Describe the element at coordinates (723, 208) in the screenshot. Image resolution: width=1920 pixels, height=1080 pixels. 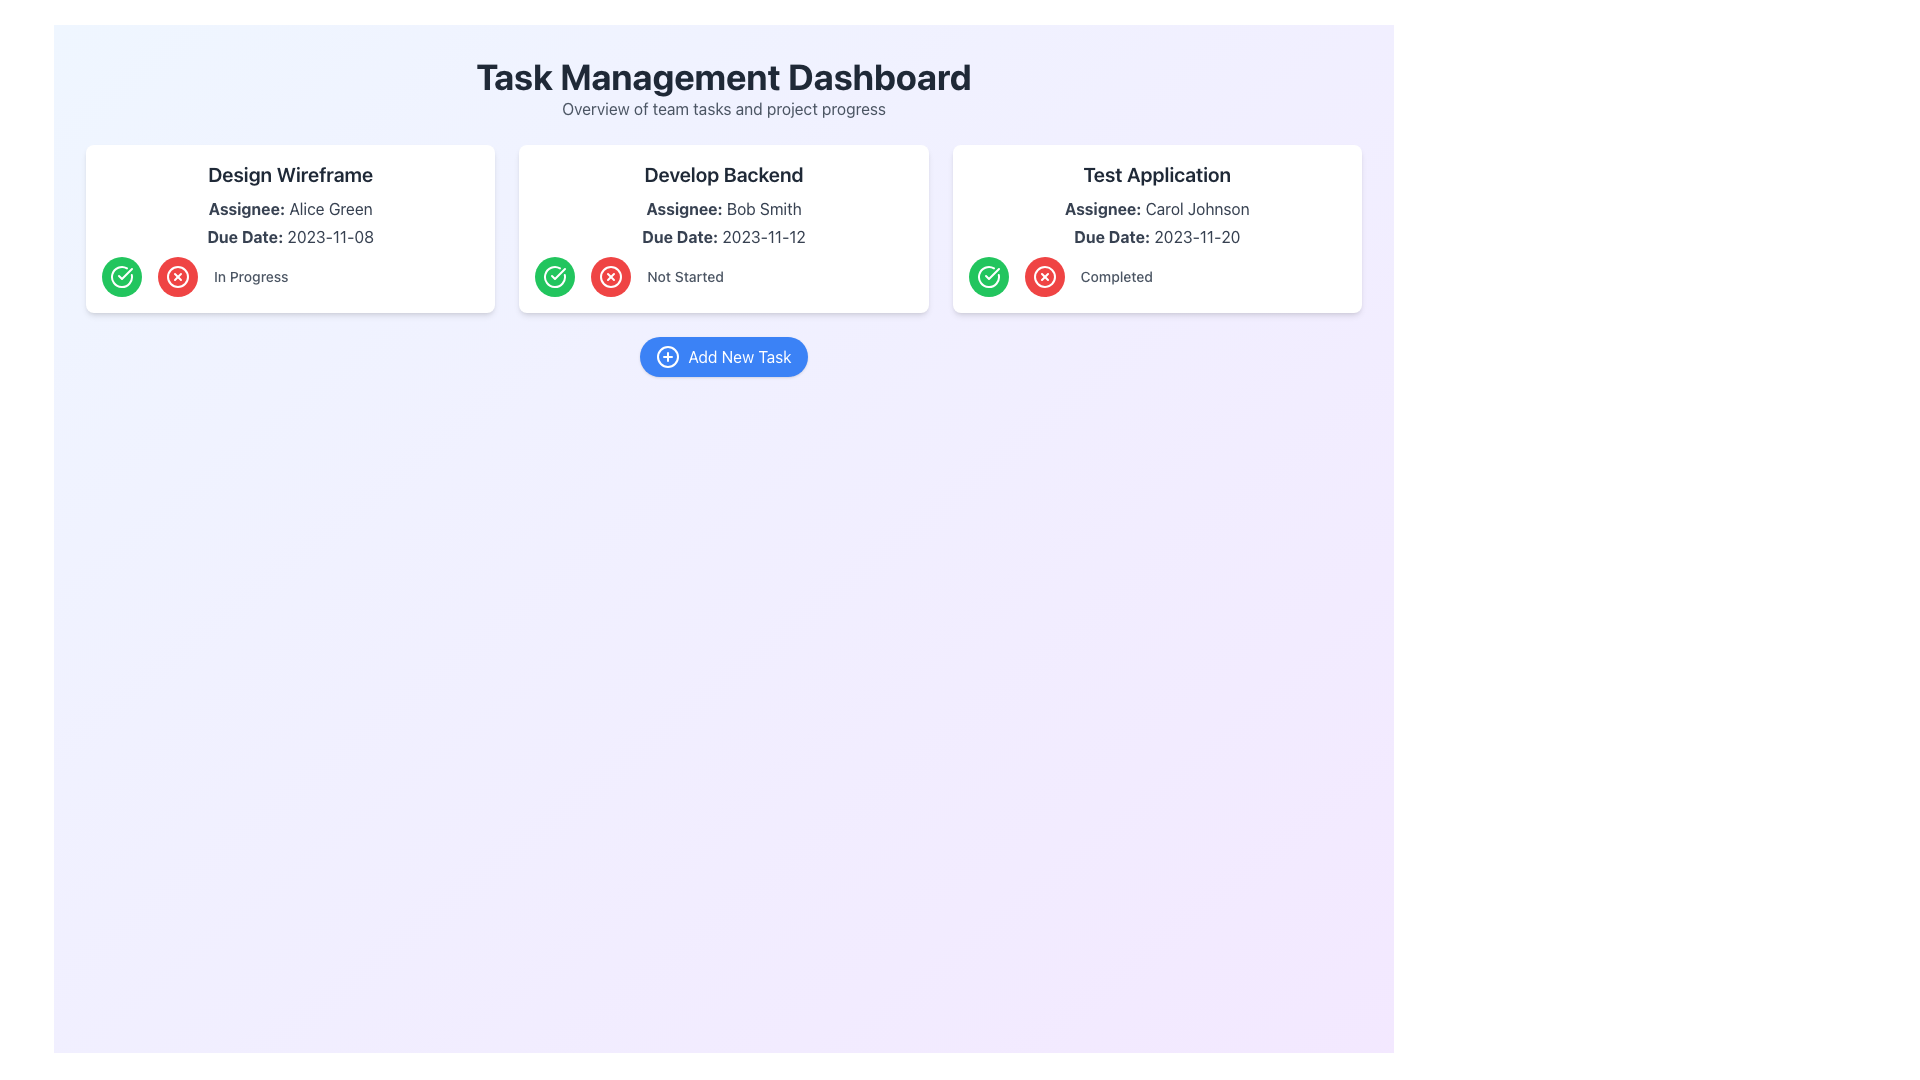
I see `the label indicating the individual responsible for the task in the 'Develop Backend' card, located below the task title and above the due date` at that location.